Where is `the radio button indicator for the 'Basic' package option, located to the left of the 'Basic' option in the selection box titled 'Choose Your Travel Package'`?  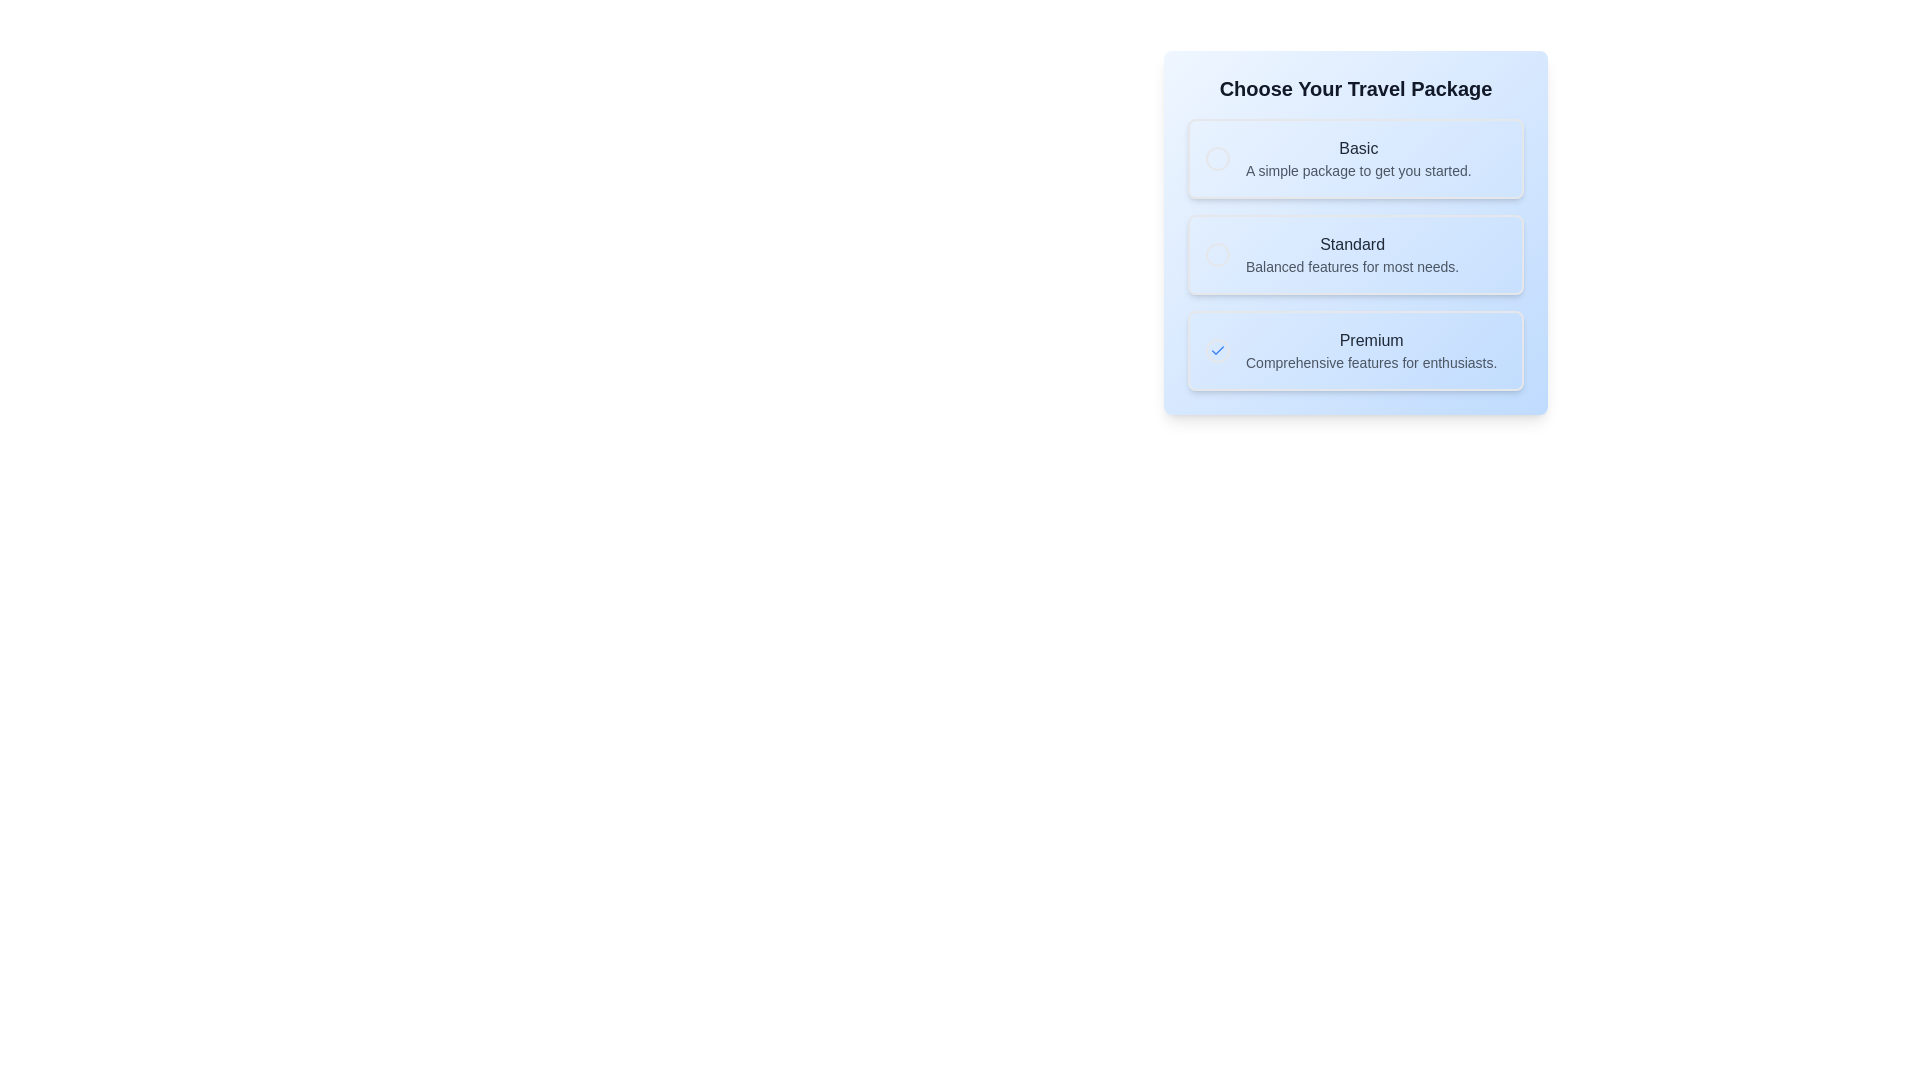
the radio button indicator for the 'Basic' package option, located to the left of the 'Basic' option in the selection box titled 'Choose Your Travel Package' is located at coordinates (1217, 157).